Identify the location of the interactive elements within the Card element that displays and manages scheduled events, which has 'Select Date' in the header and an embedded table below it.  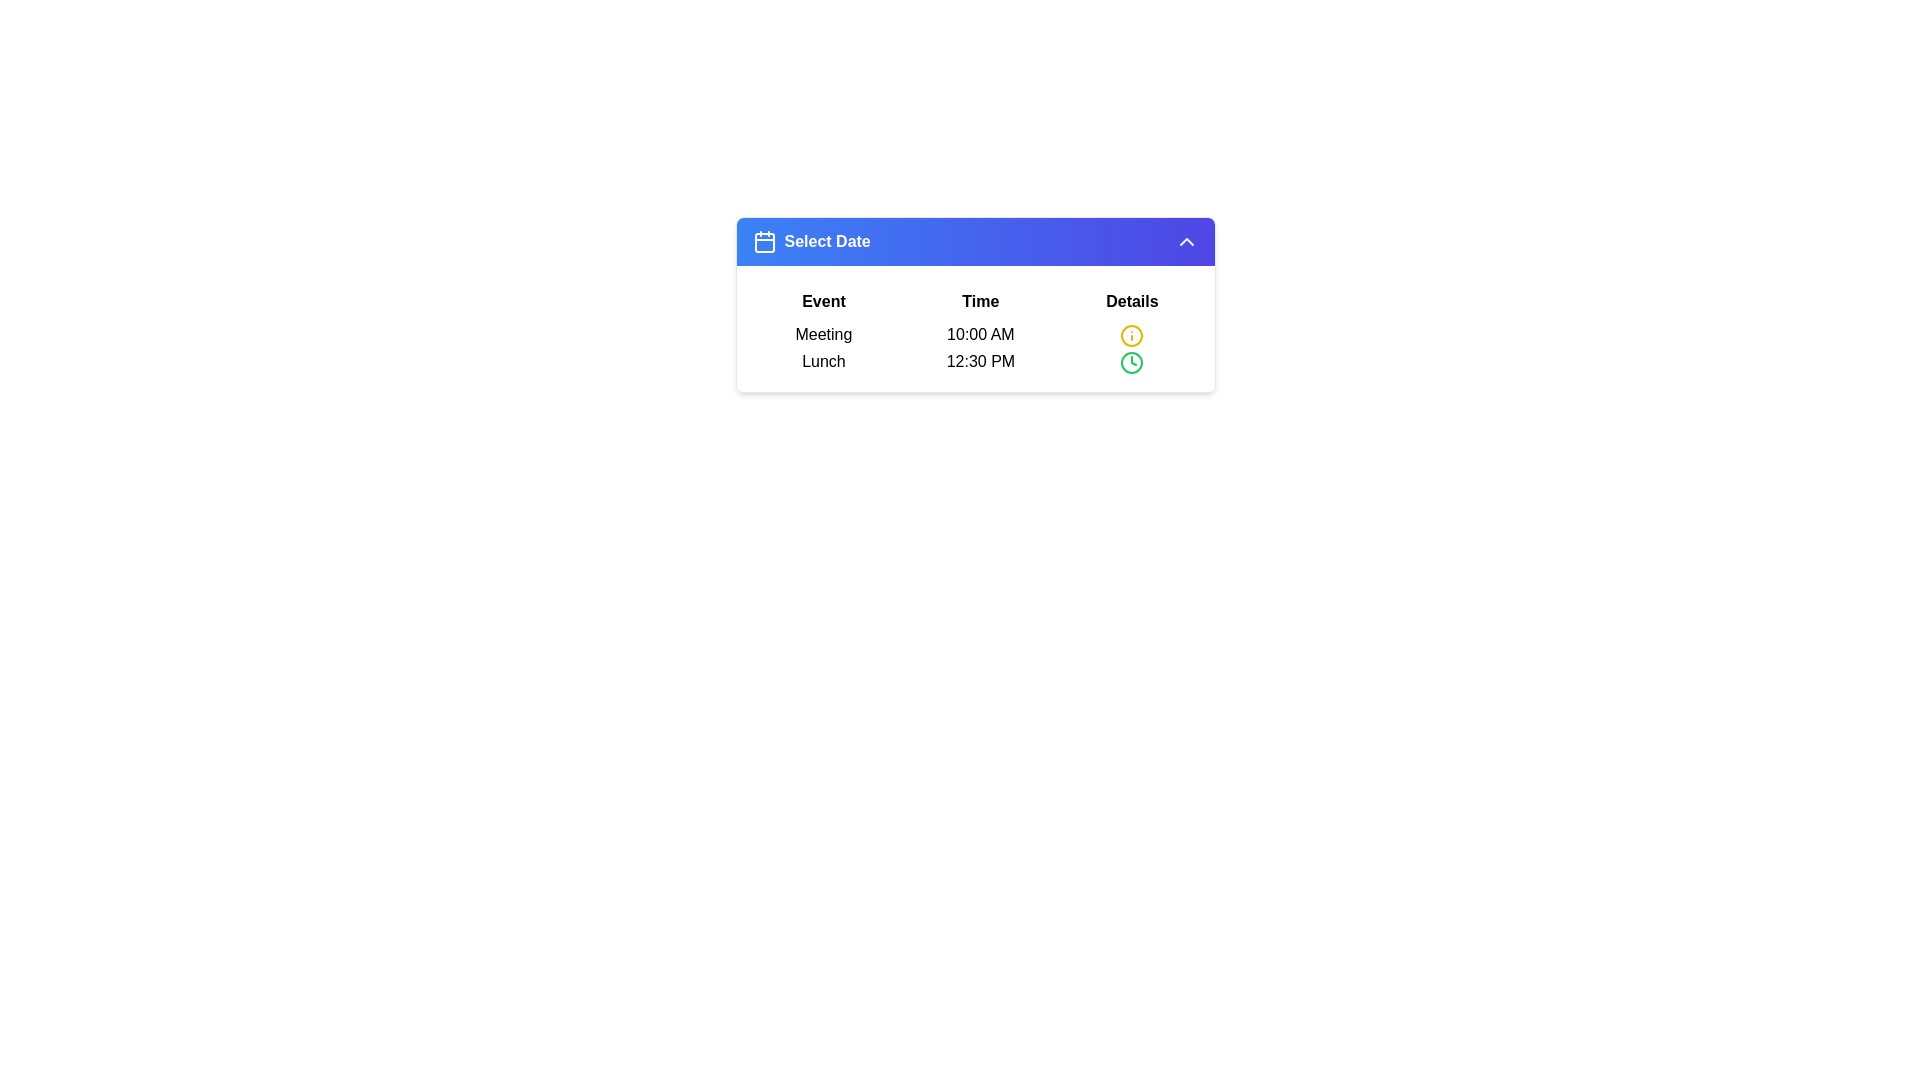
(975, 304).